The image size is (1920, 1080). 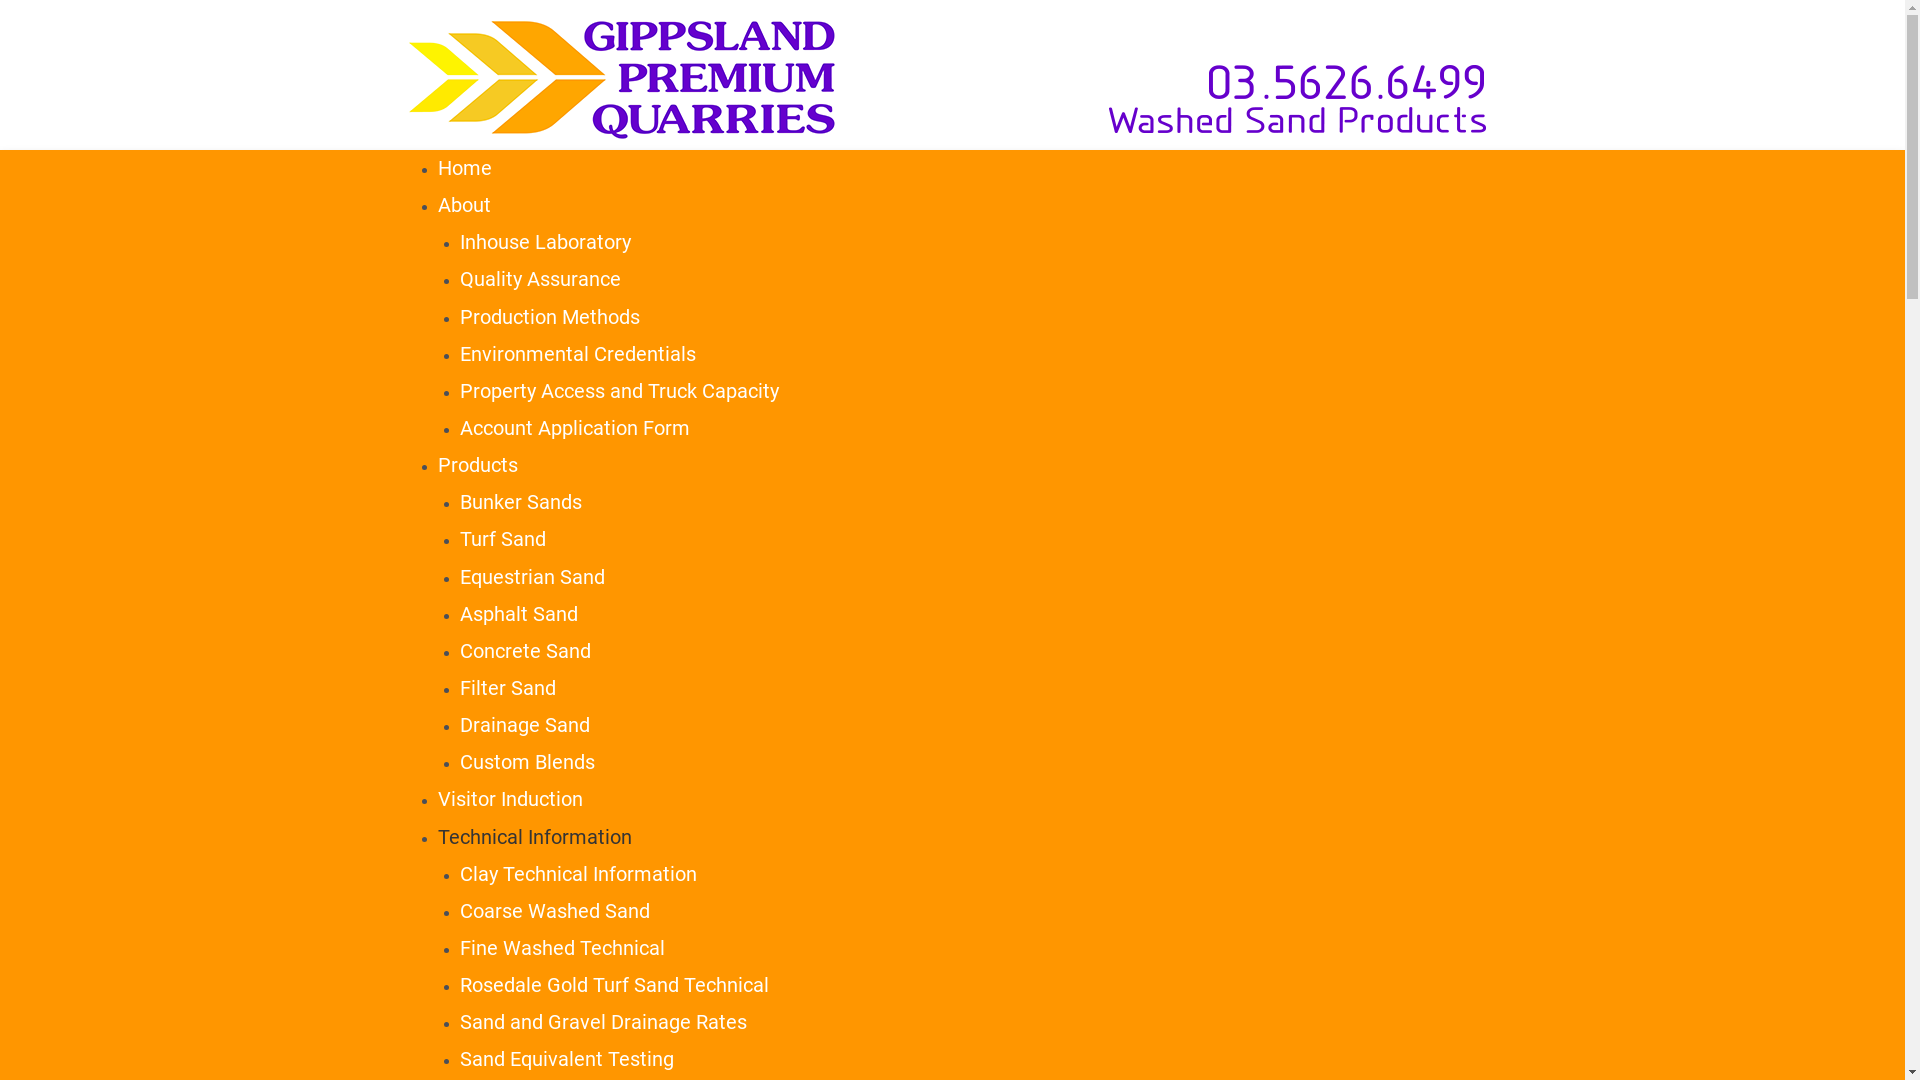 I want to click on 'Filter Sand', so click(x=508, y=686).